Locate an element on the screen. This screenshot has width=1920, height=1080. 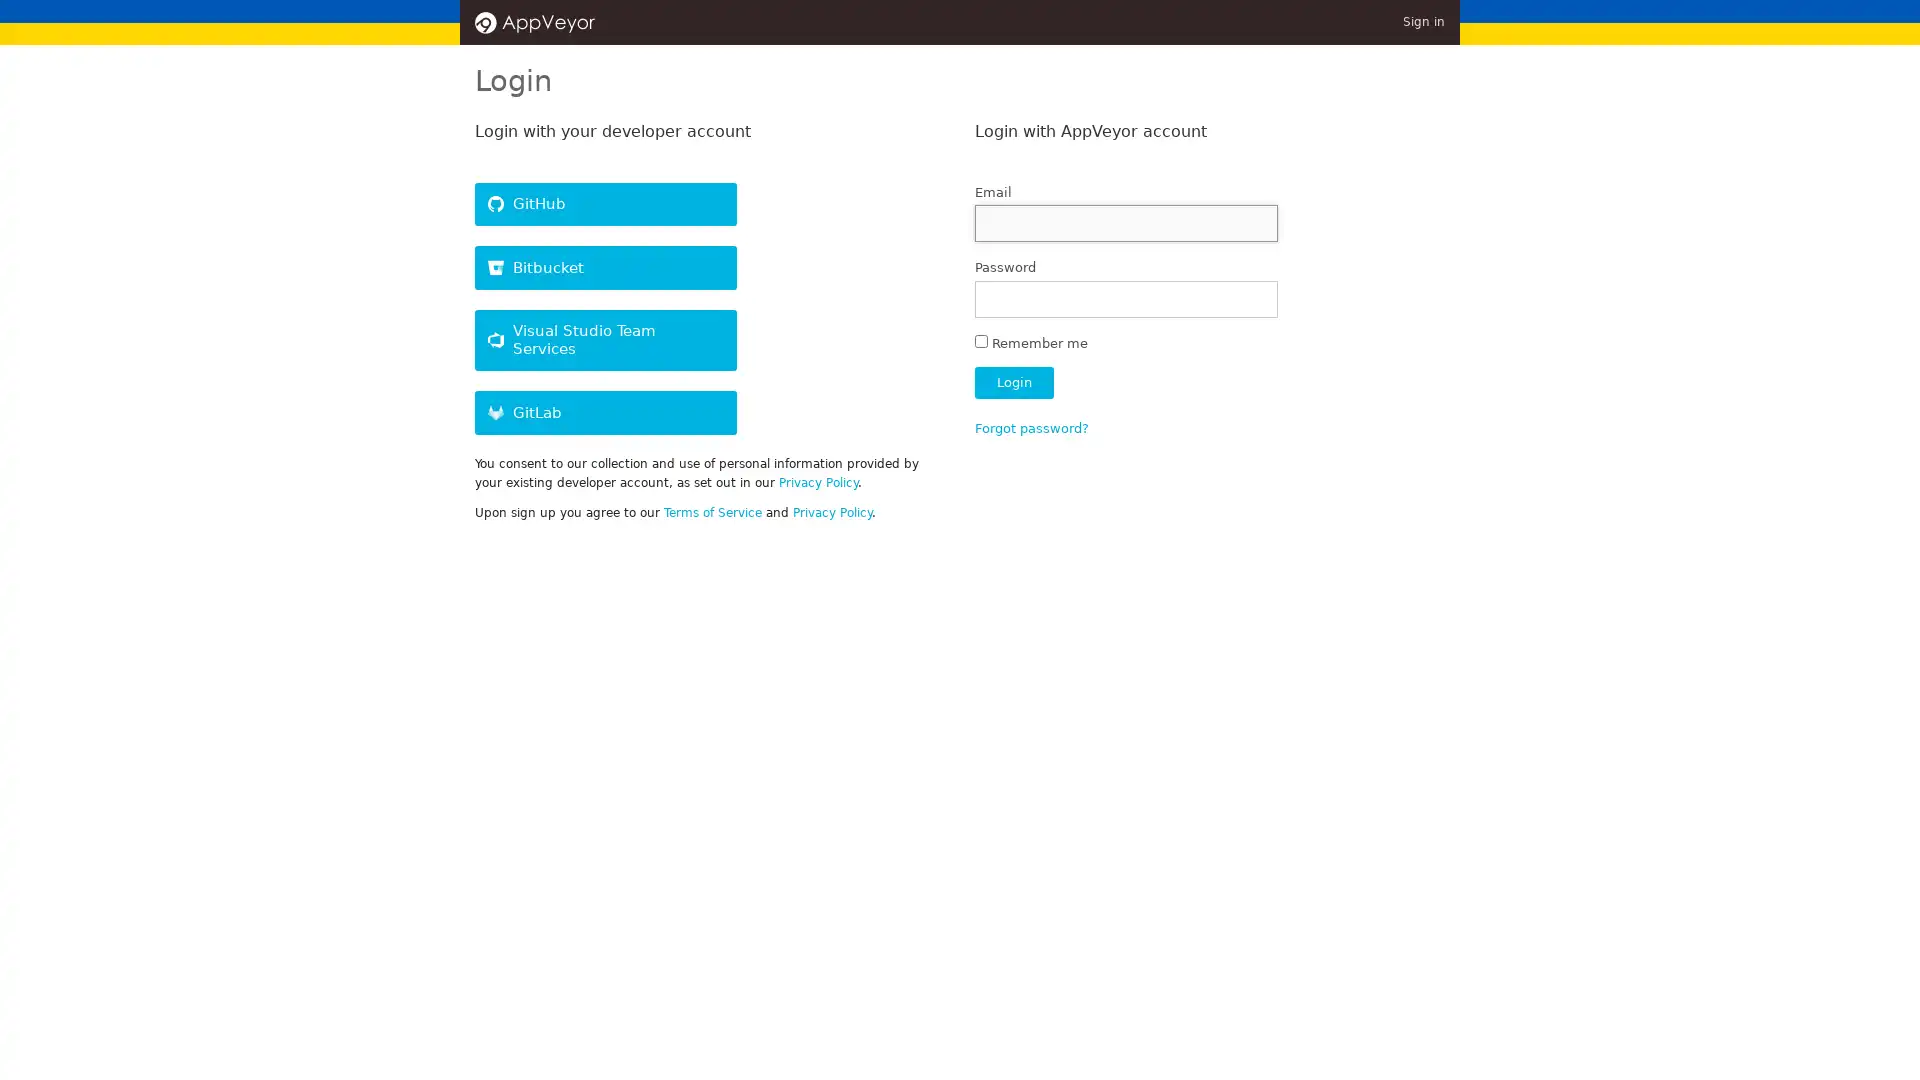
Login is located at coordinates (1013, 382).